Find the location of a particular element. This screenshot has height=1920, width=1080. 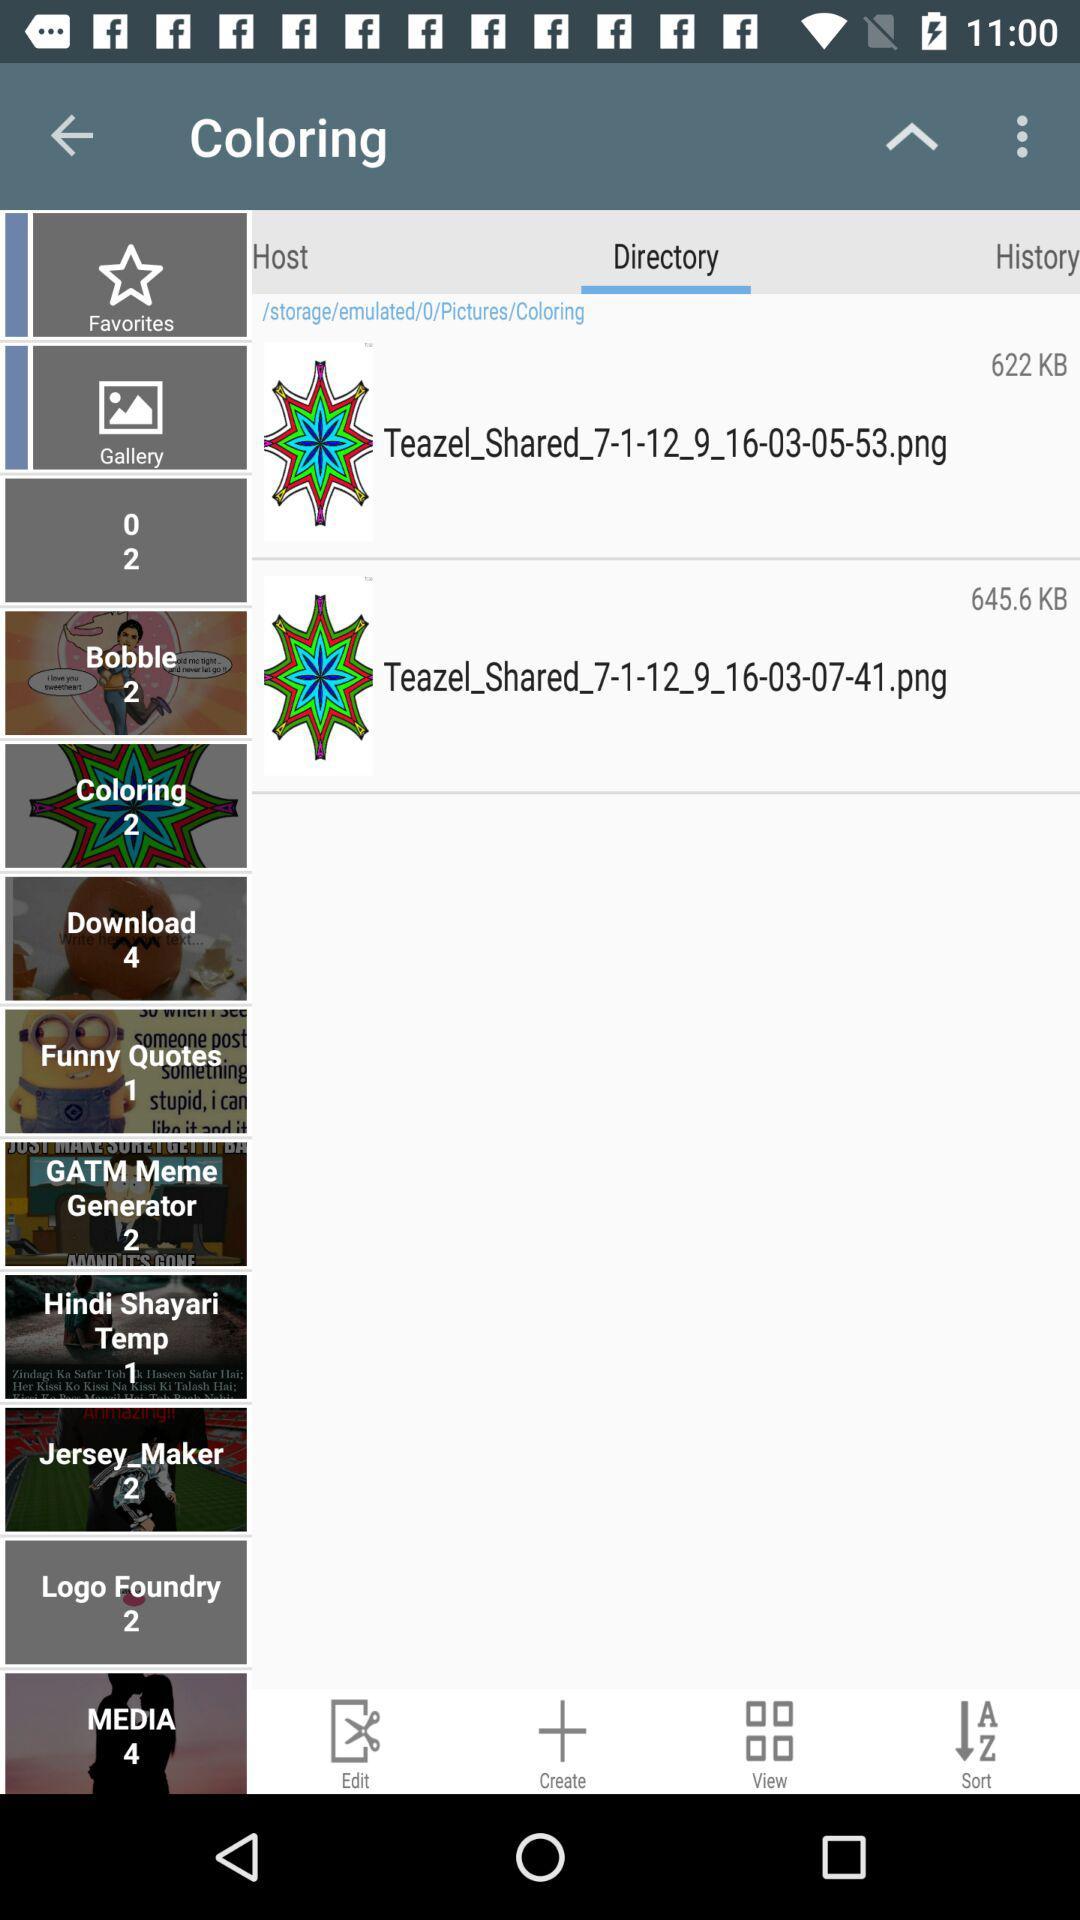

the logo foundry is located at coordinates (128, 1602).